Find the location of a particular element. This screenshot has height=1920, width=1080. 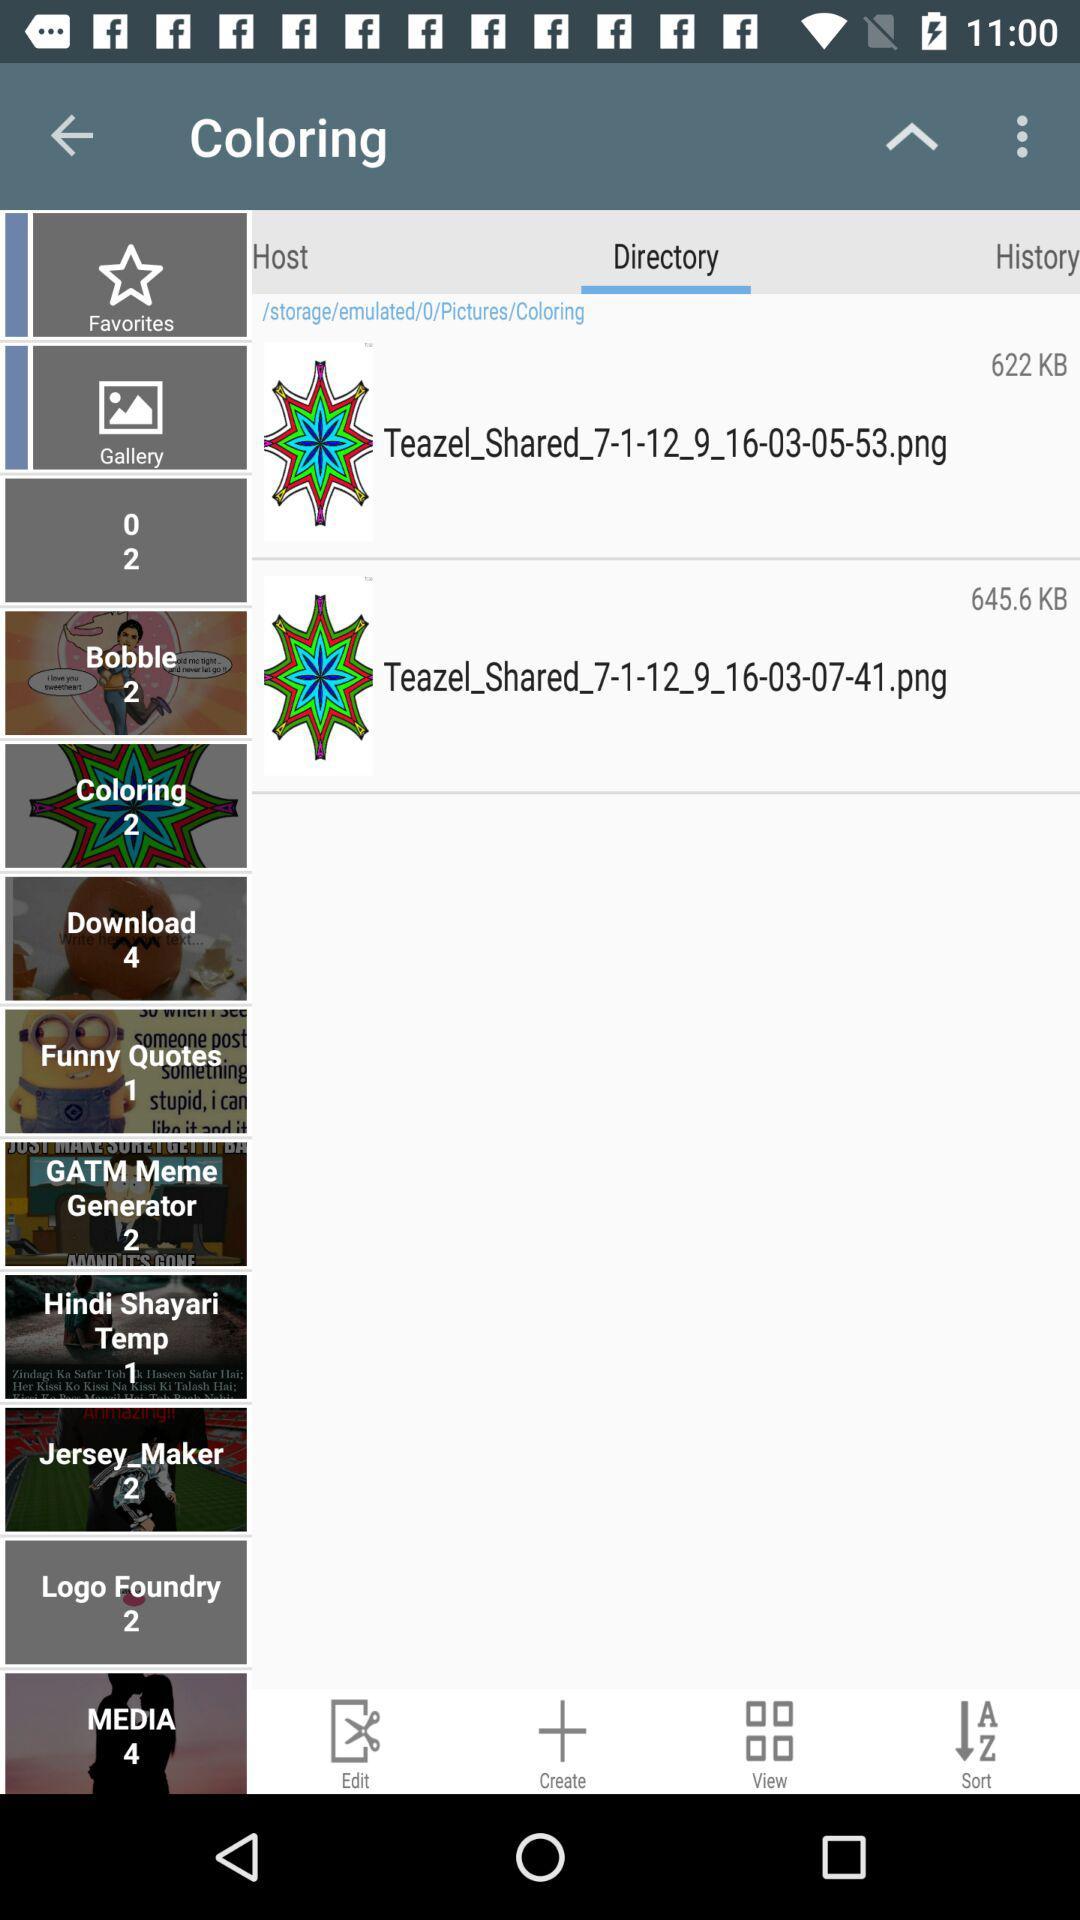

the logo foundry is located at coordinates (128, 1602).